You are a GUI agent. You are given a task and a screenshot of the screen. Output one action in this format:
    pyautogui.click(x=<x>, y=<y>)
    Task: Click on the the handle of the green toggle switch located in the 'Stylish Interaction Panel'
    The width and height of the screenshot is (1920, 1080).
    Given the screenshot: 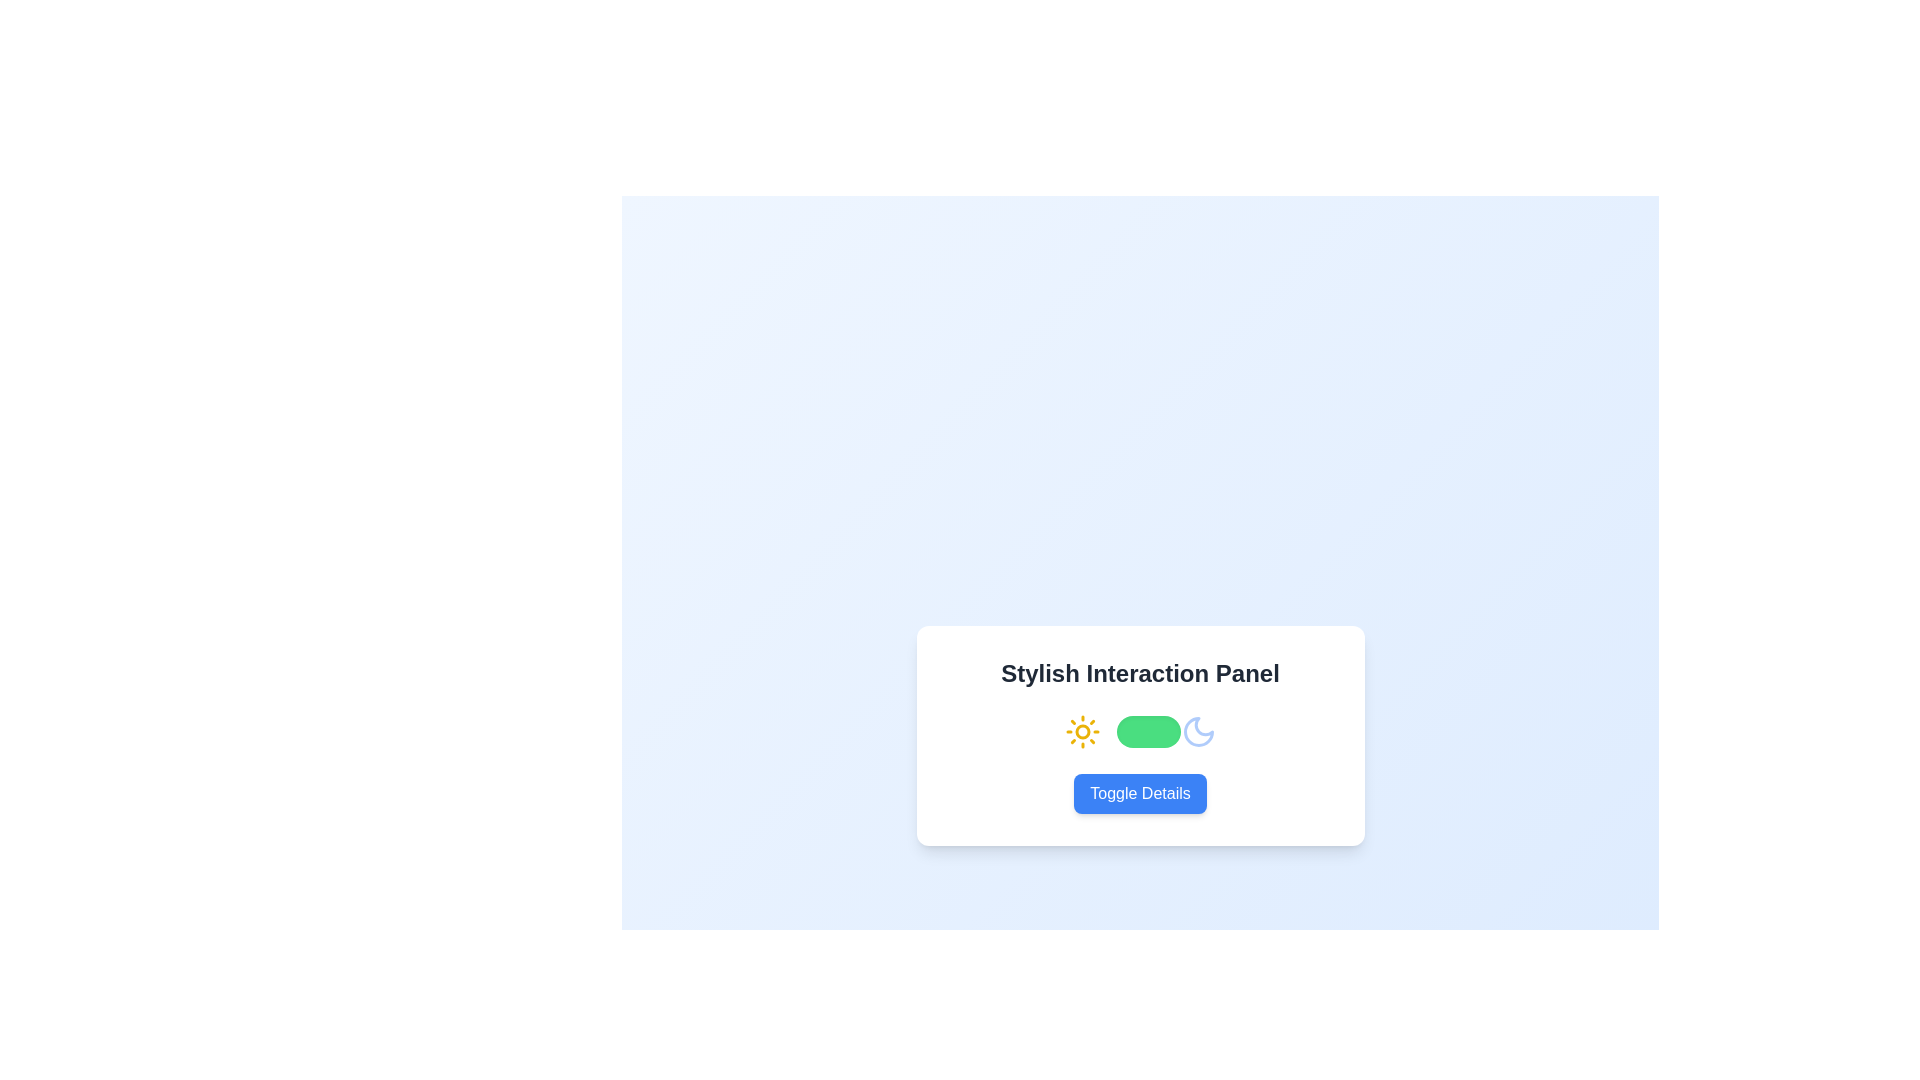 What is the action you would take?
    pyautogui.click(x=1140, y=736)
    